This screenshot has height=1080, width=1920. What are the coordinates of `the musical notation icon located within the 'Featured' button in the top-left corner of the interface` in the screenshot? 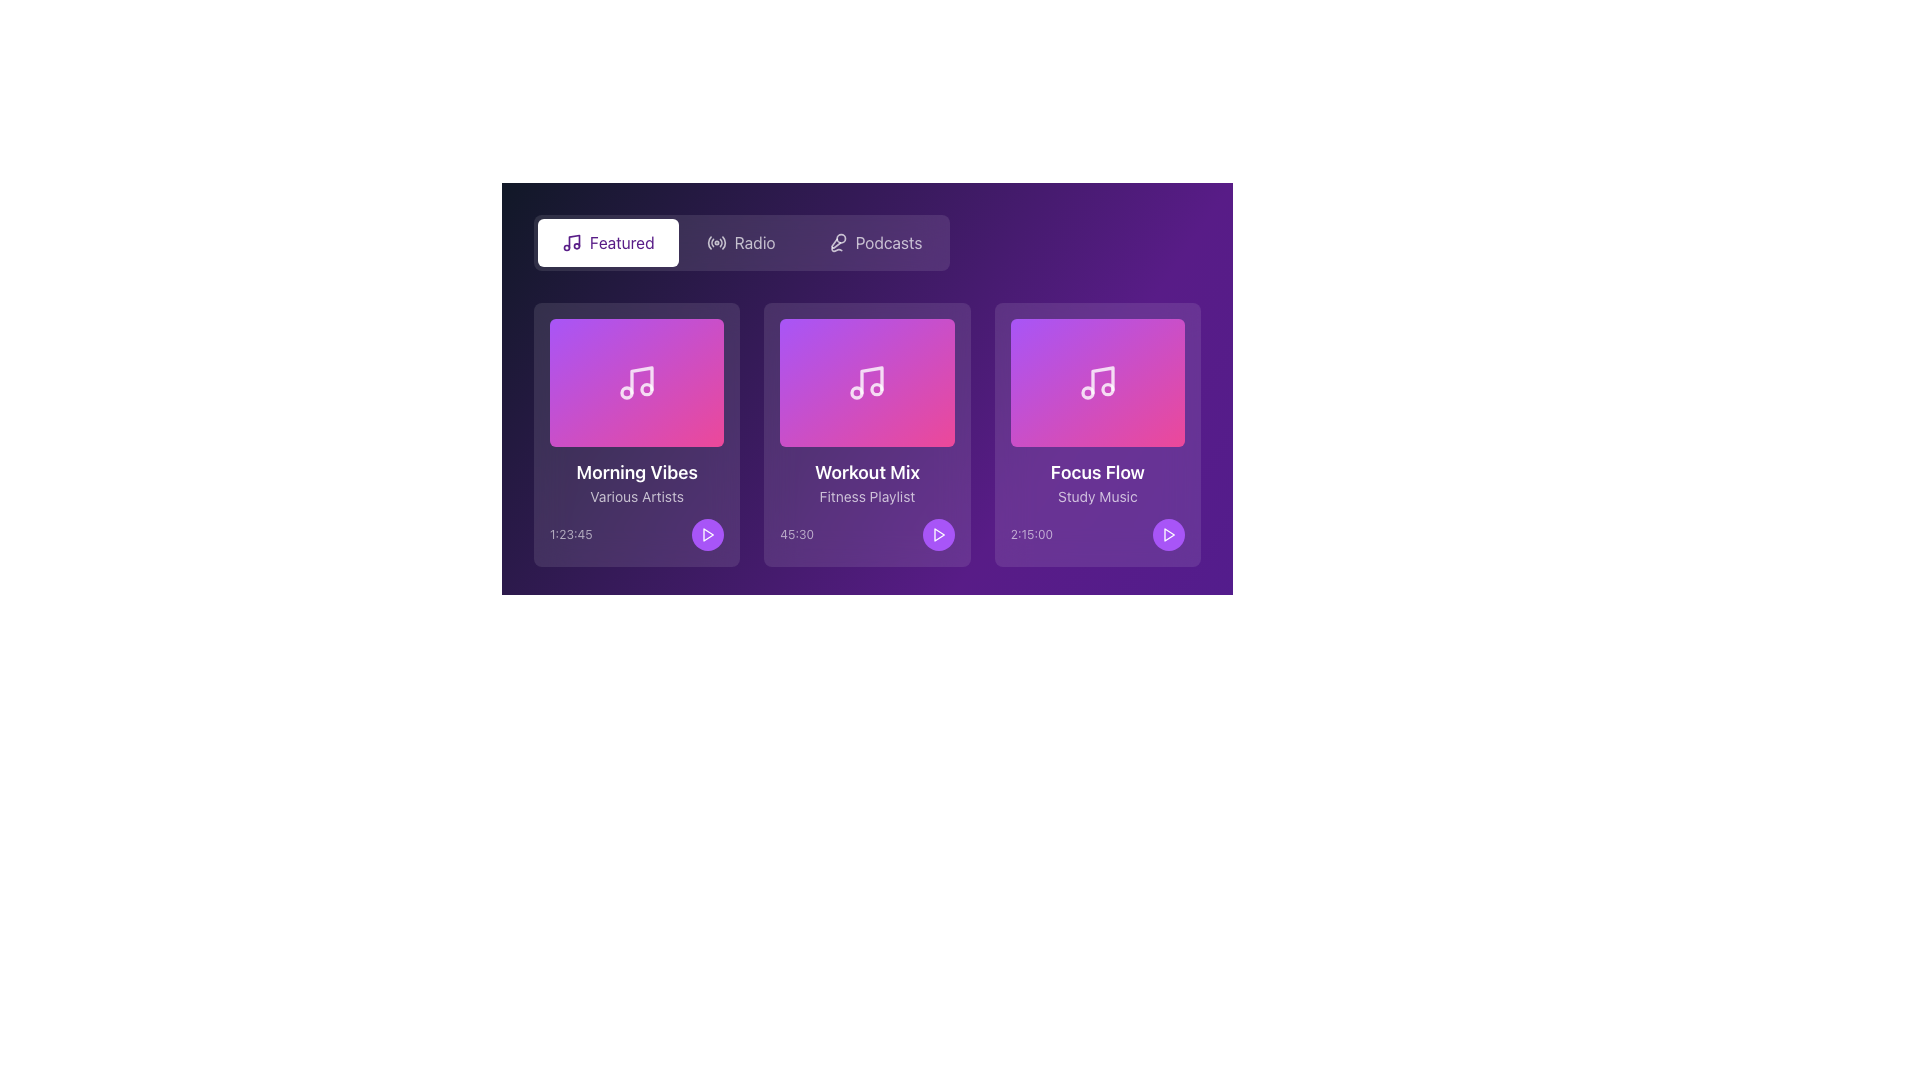 It's located at (573, 240).